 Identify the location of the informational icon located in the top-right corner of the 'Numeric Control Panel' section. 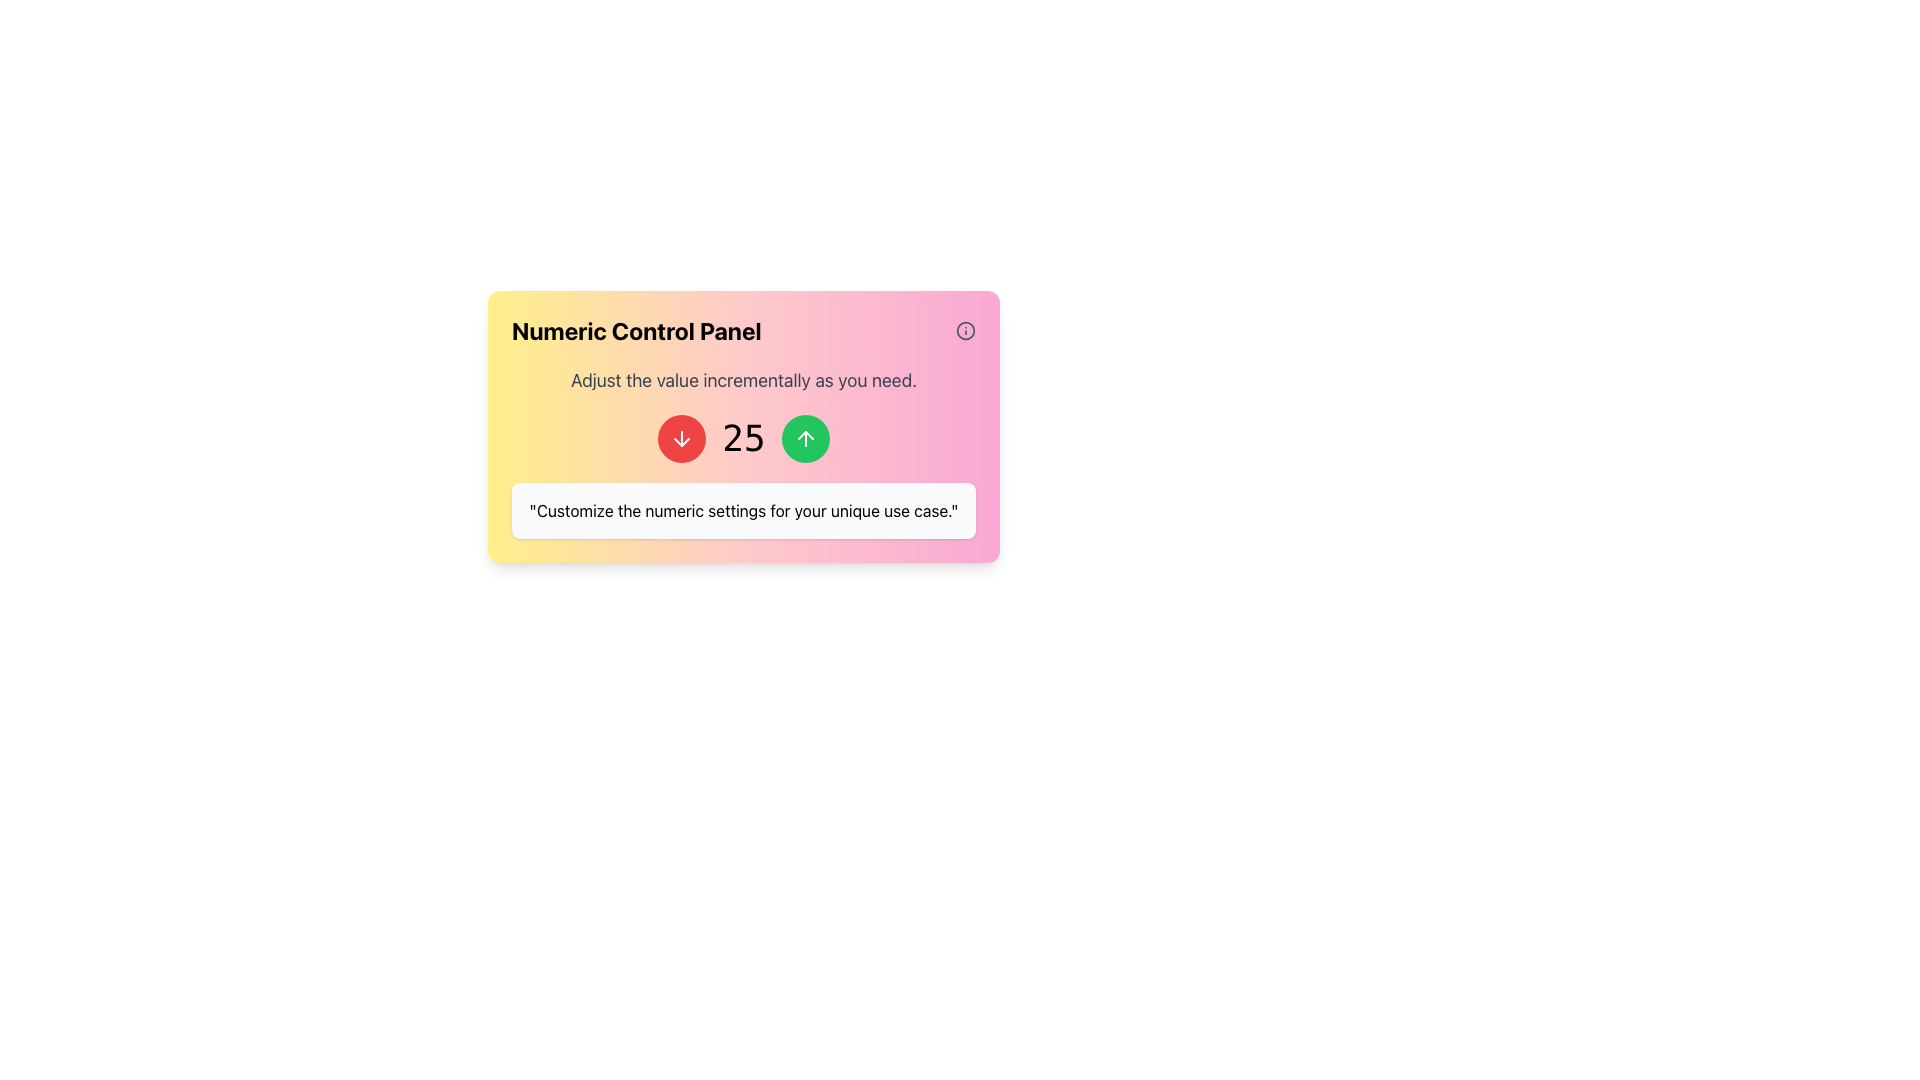
(965, 330).